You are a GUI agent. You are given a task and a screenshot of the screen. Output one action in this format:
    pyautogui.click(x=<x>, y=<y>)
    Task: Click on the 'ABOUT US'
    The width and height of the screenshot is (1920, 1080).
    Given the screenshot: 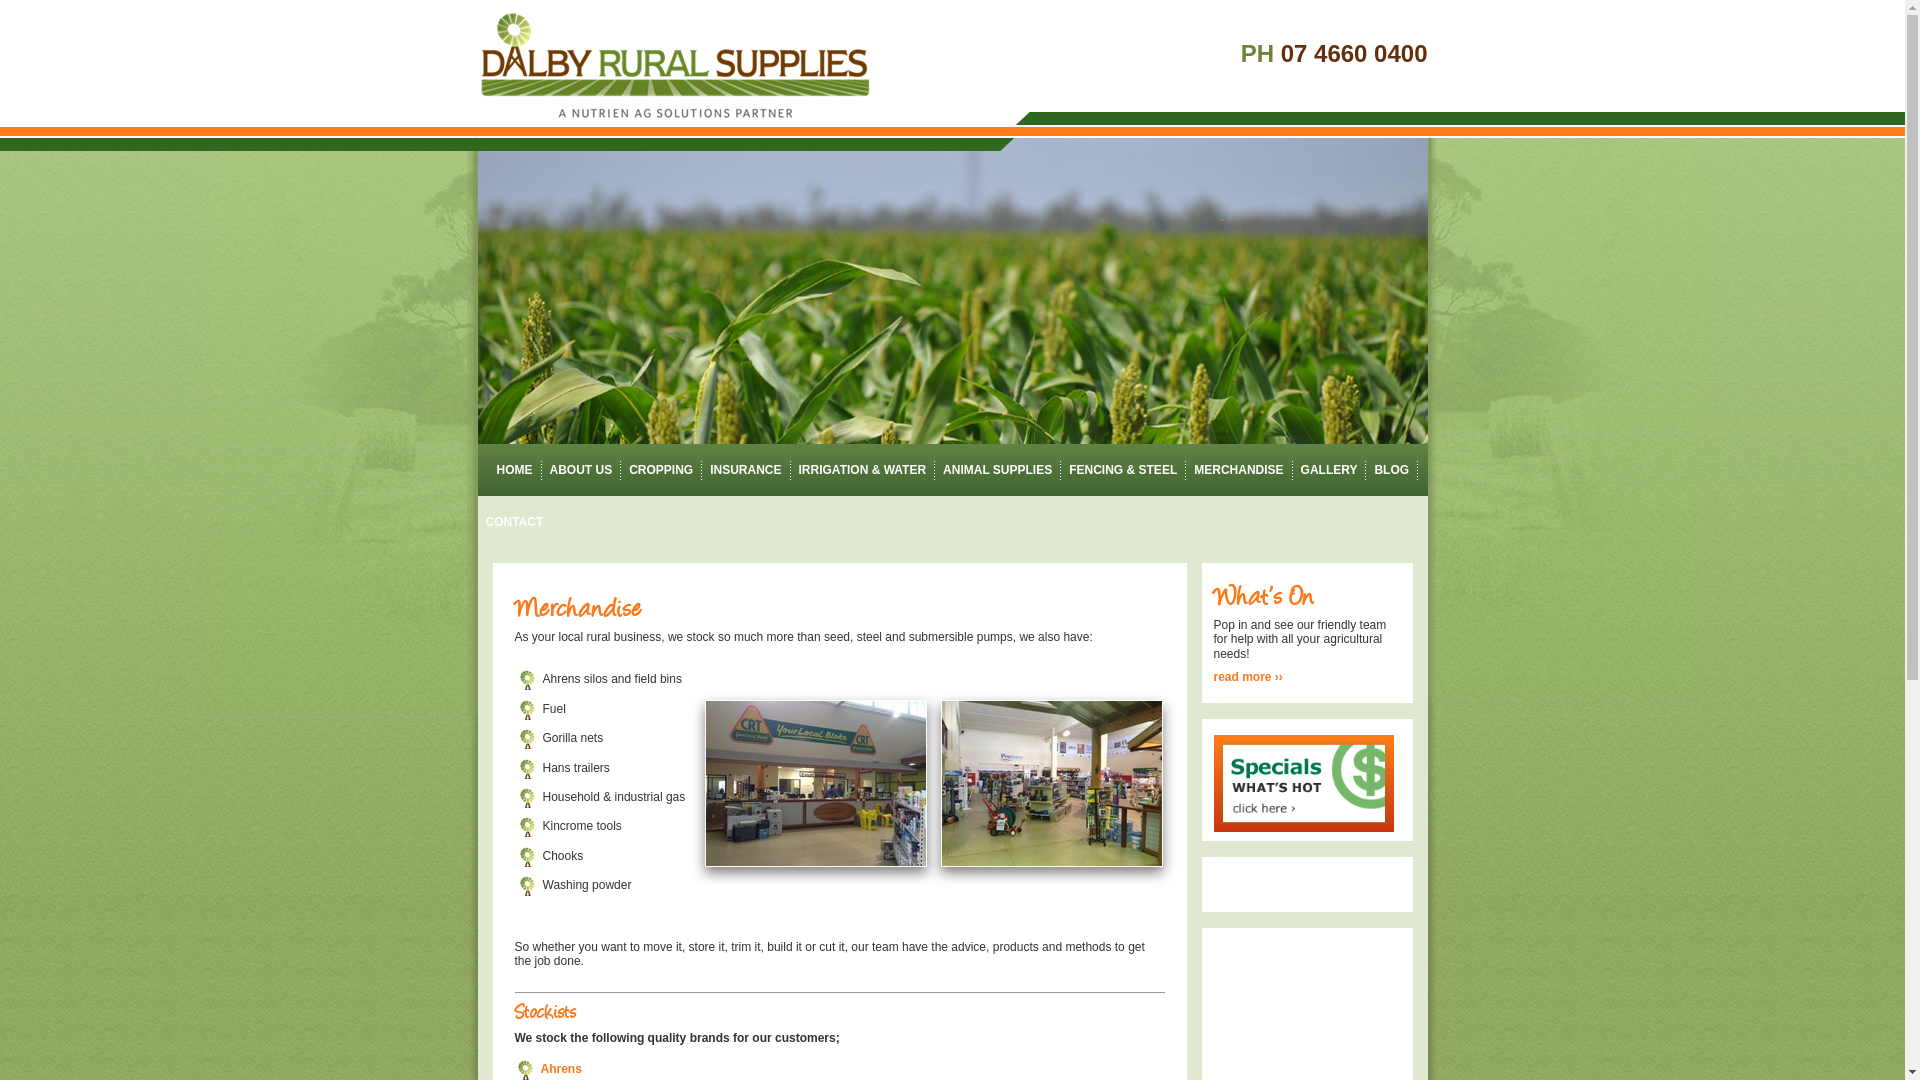 What is the action you would take?
    pyautogui.click(x=580, y=470)
    